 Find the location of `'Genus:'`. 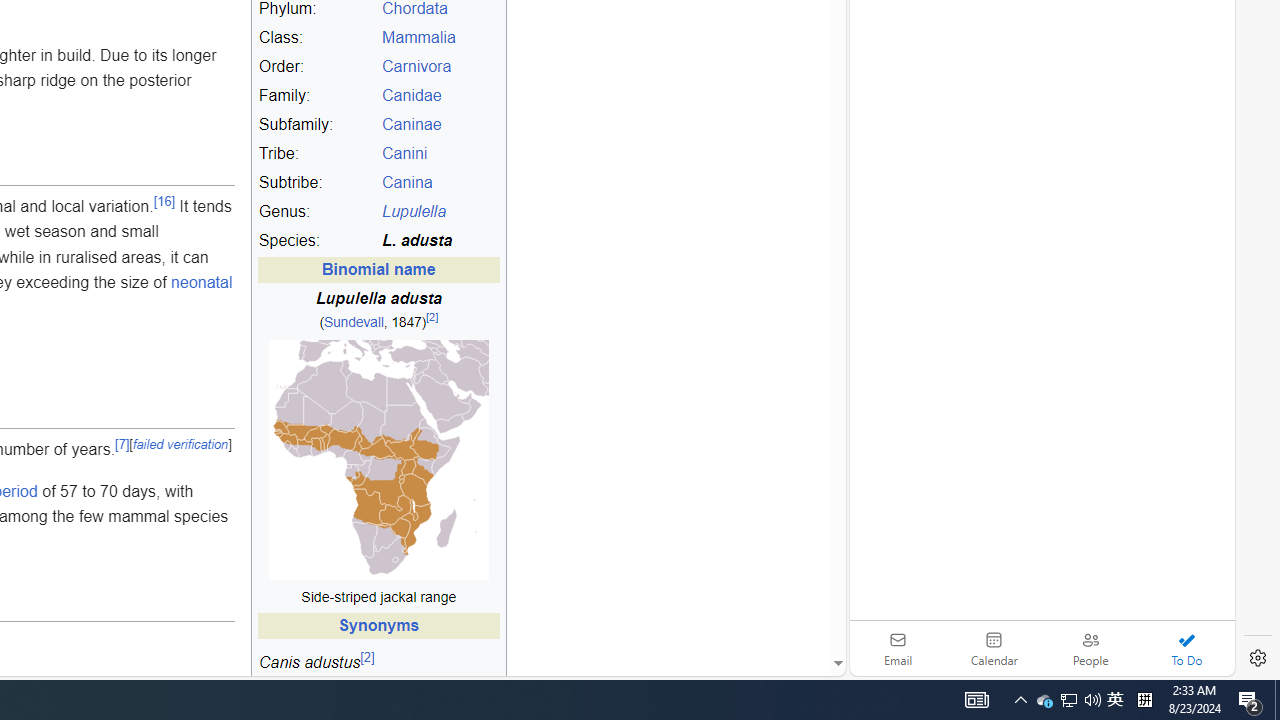

'Genus:' is located at coordinates (316, 212).